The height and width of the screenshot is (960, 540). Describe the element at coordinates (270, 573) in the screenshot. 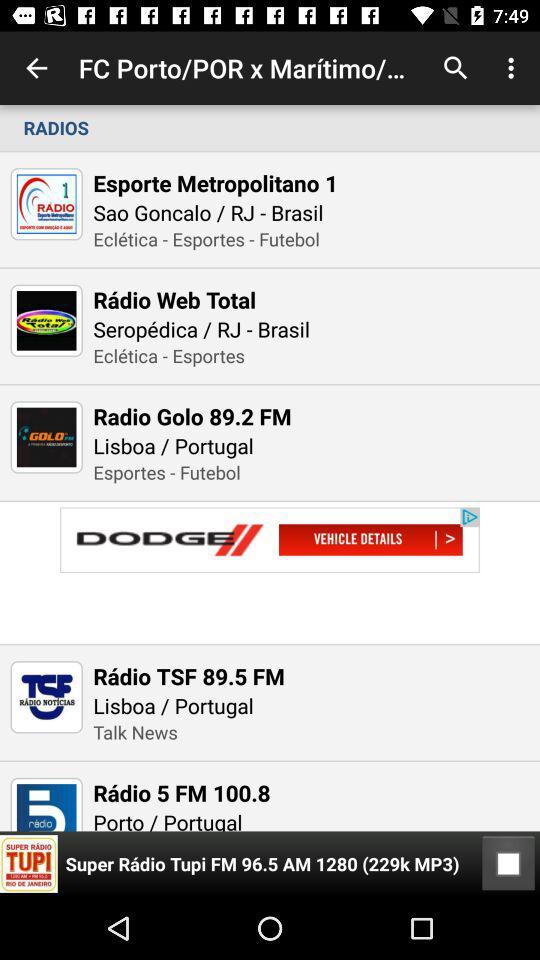

I see `link to advertisement` at that location.